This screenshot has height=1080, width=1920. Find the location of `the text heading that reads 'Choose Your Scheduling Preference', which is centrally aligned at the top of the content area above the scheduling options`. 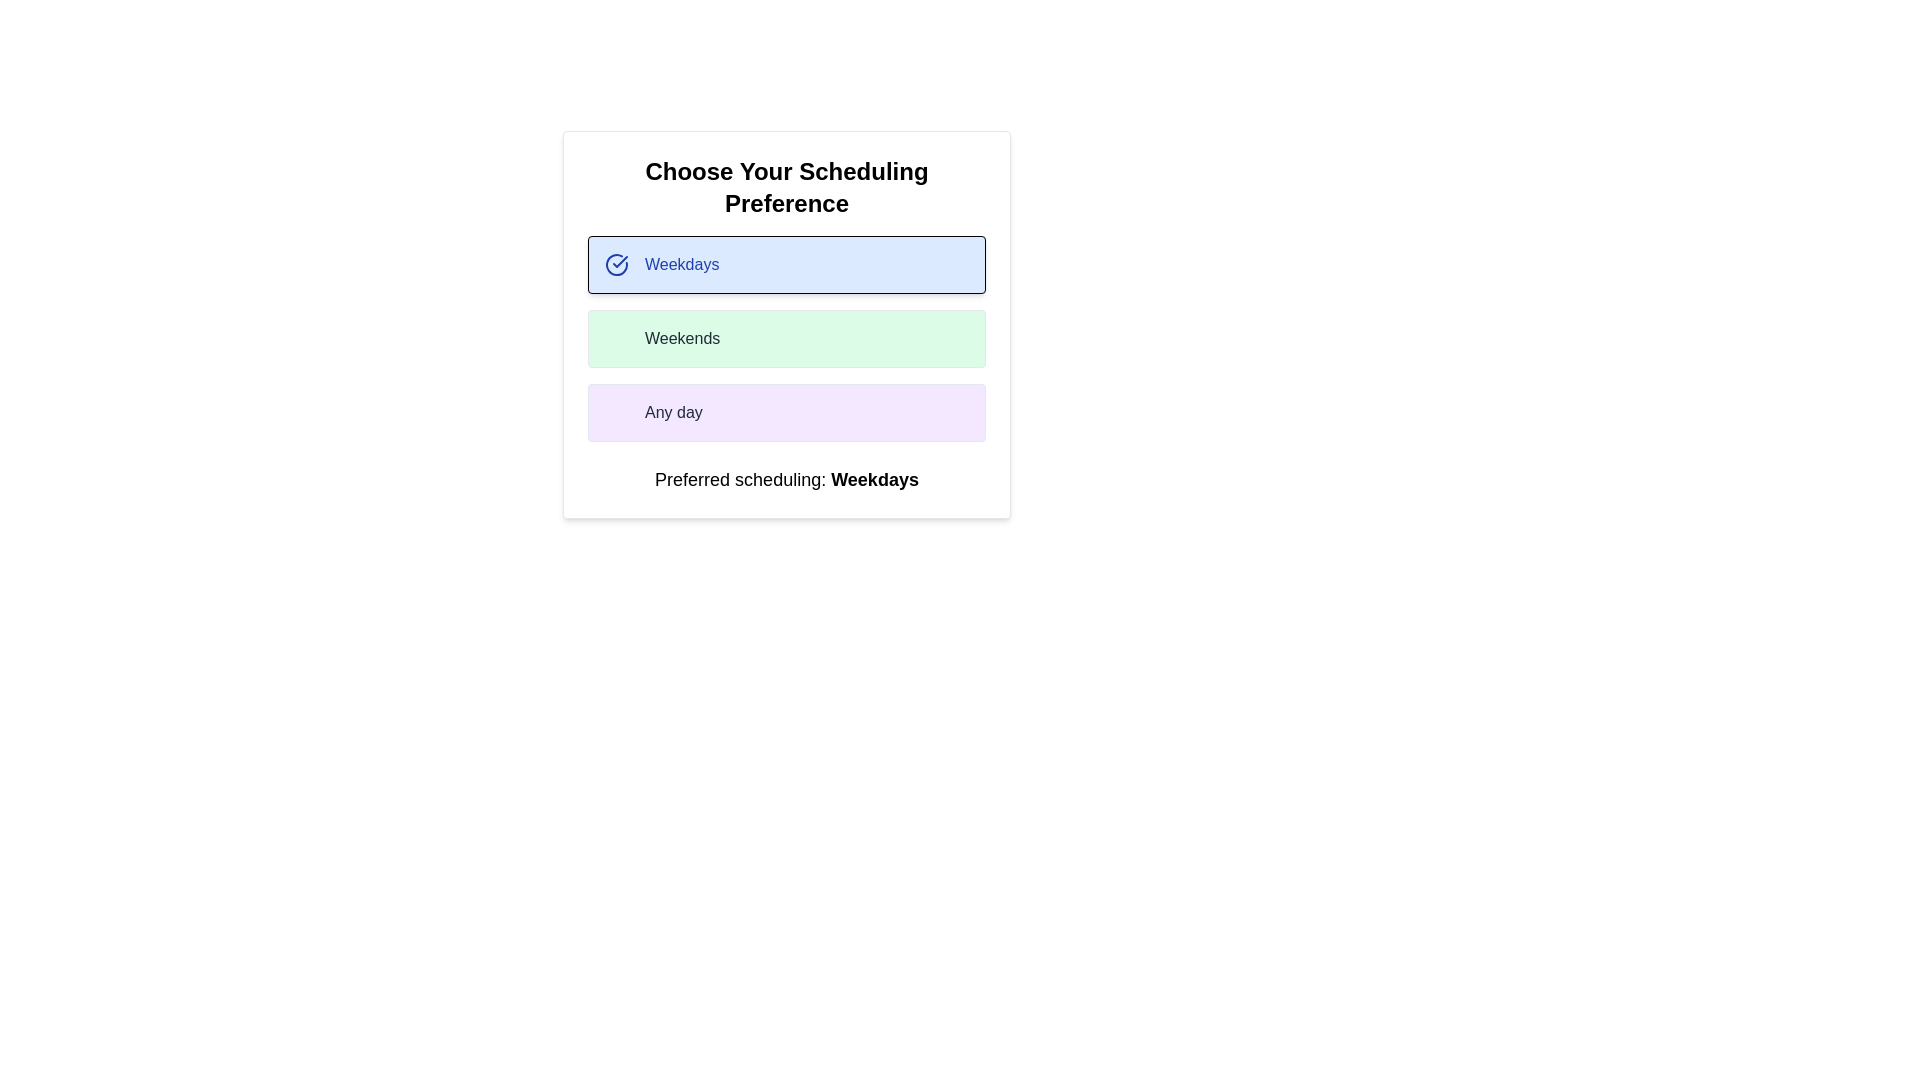

the text heading that reads 'Choose Your Scheduling Preference', which is centrally aligned at the top of the content area above the scheduling options is located at coordinates (786, 188).